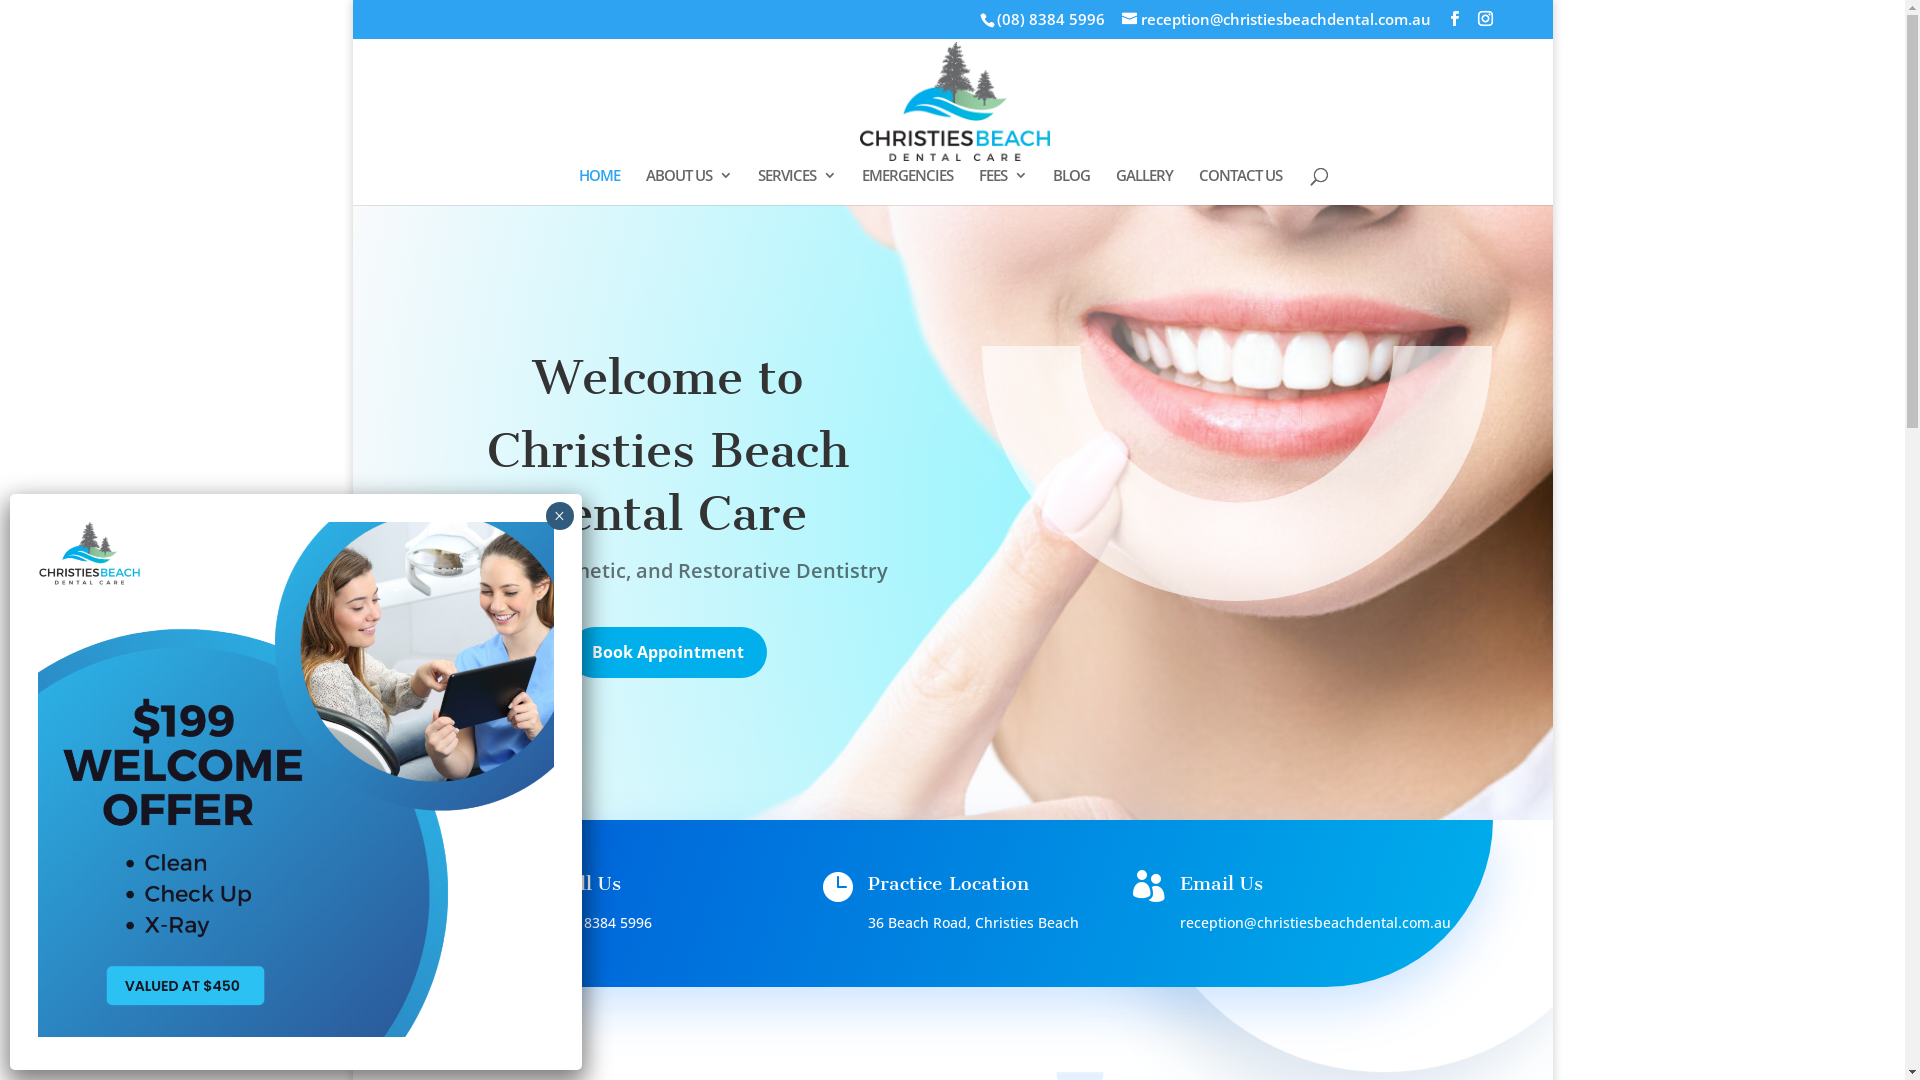 The width and height of the screenshot is (1920, 1080). I want to click on 'Book Appointment', so click(667, 652).